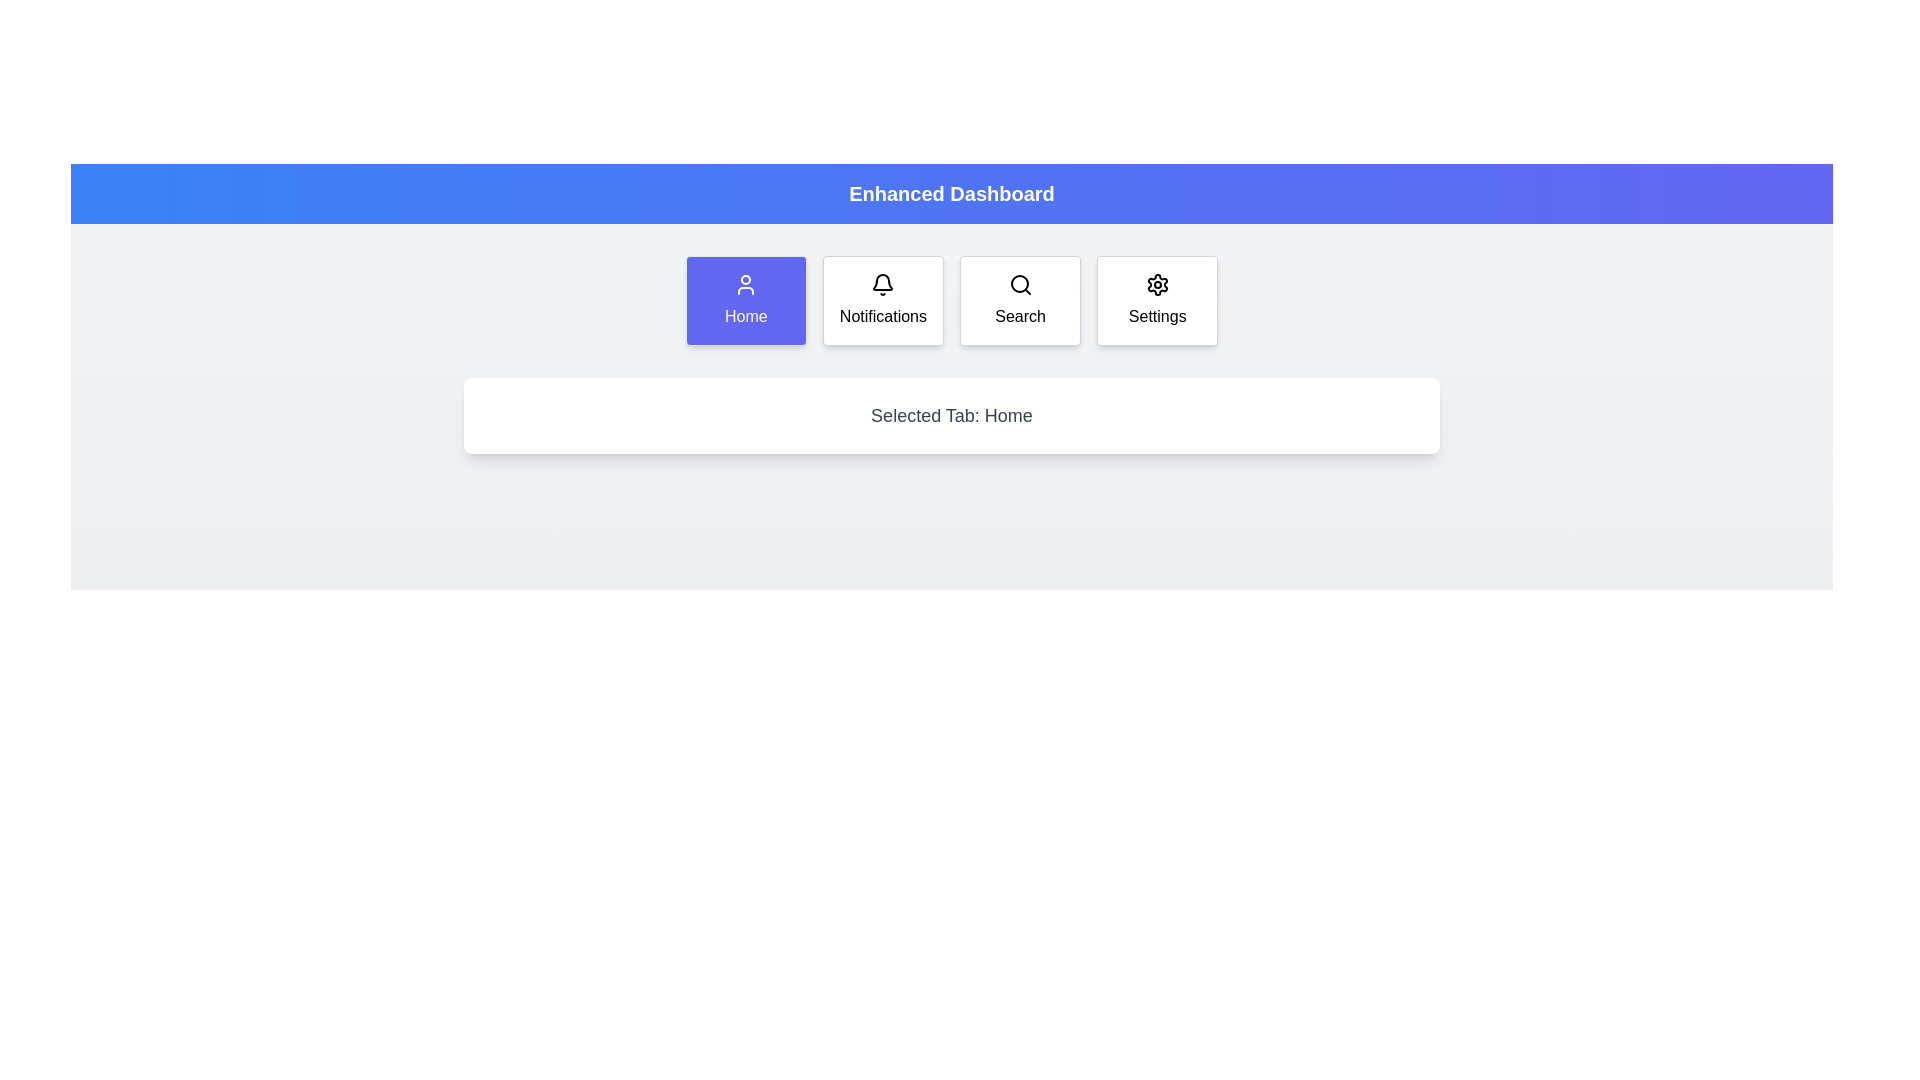 The width and height of the screenshot is (1920, 1080). I want to click on the blue rounded button labeled 'Home', which features a white user profile icon above the text, so click(745, 300).